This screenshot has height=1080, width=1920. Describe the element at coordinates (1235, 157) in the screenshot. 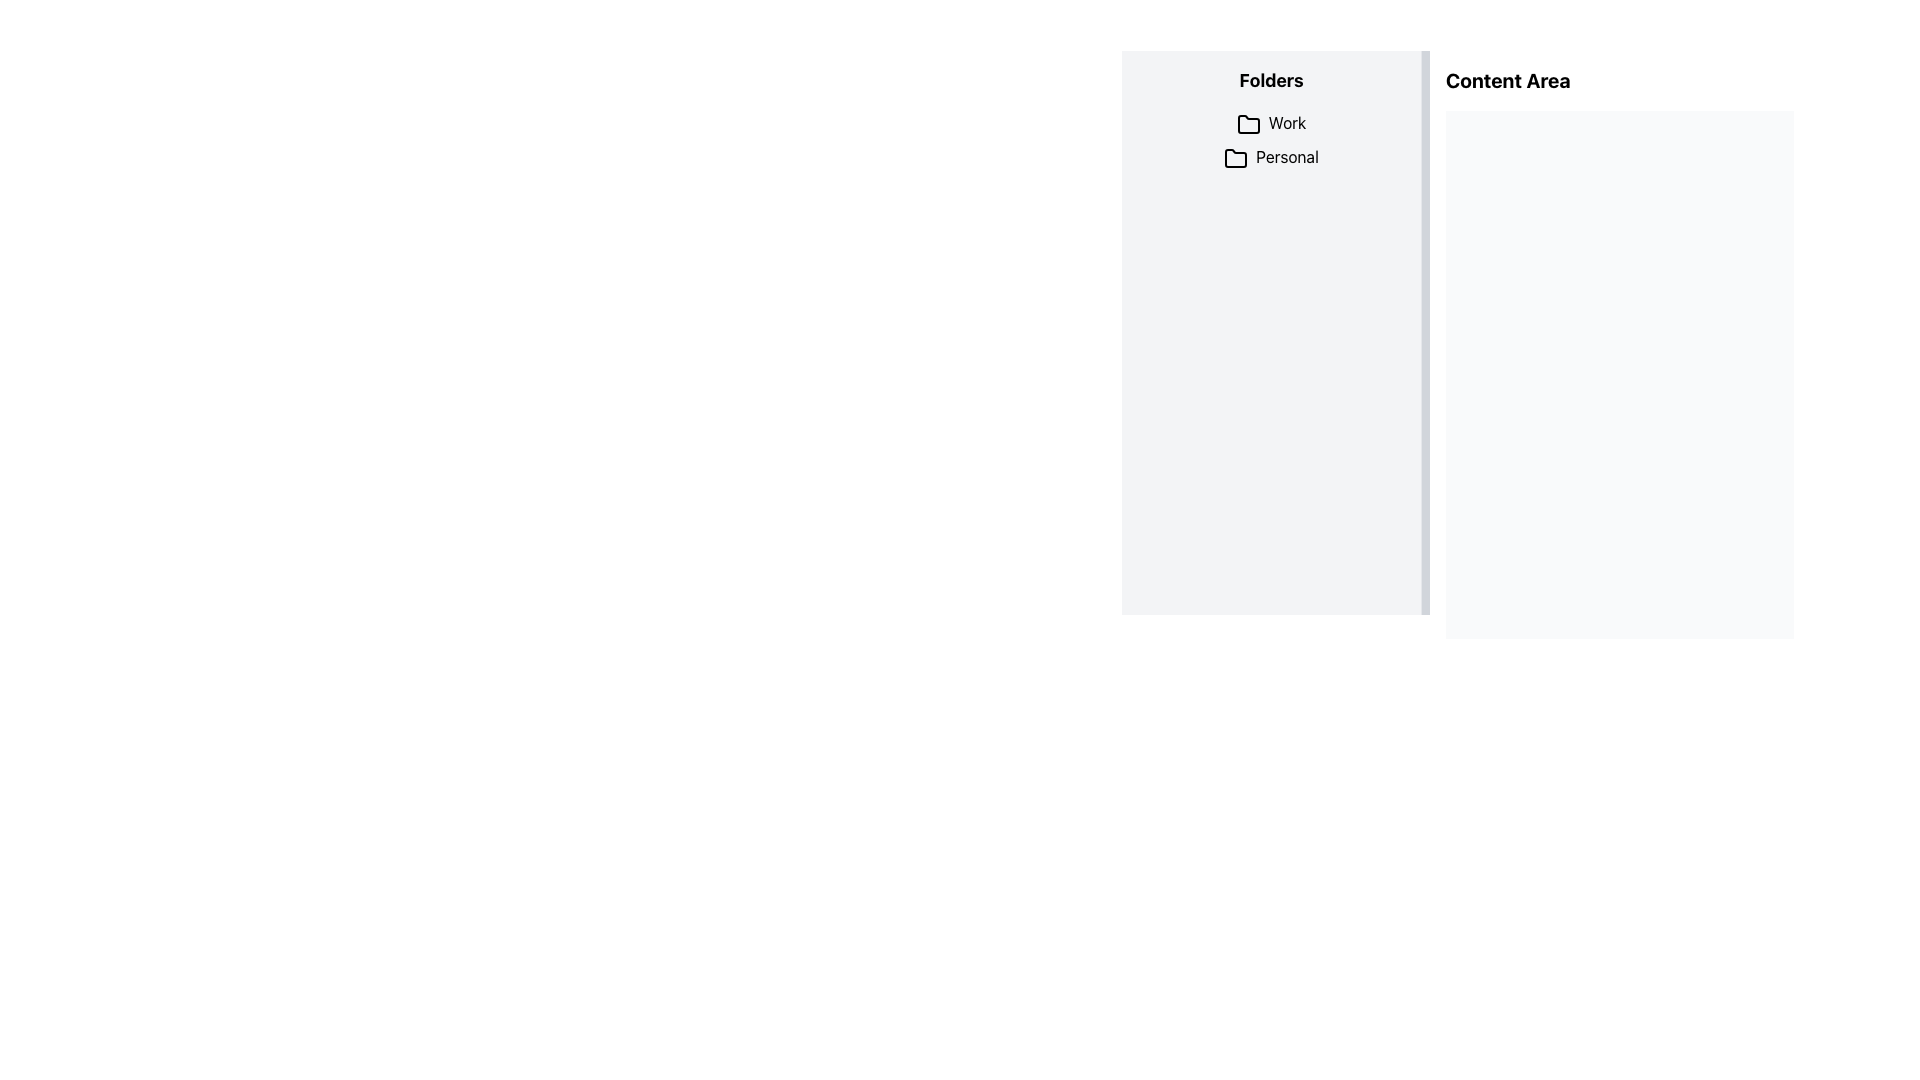

I see `the second folder icon, which is a black outline style with rounded corners, located next to the label 'Personal' under the 'Folders' heading` at that location.